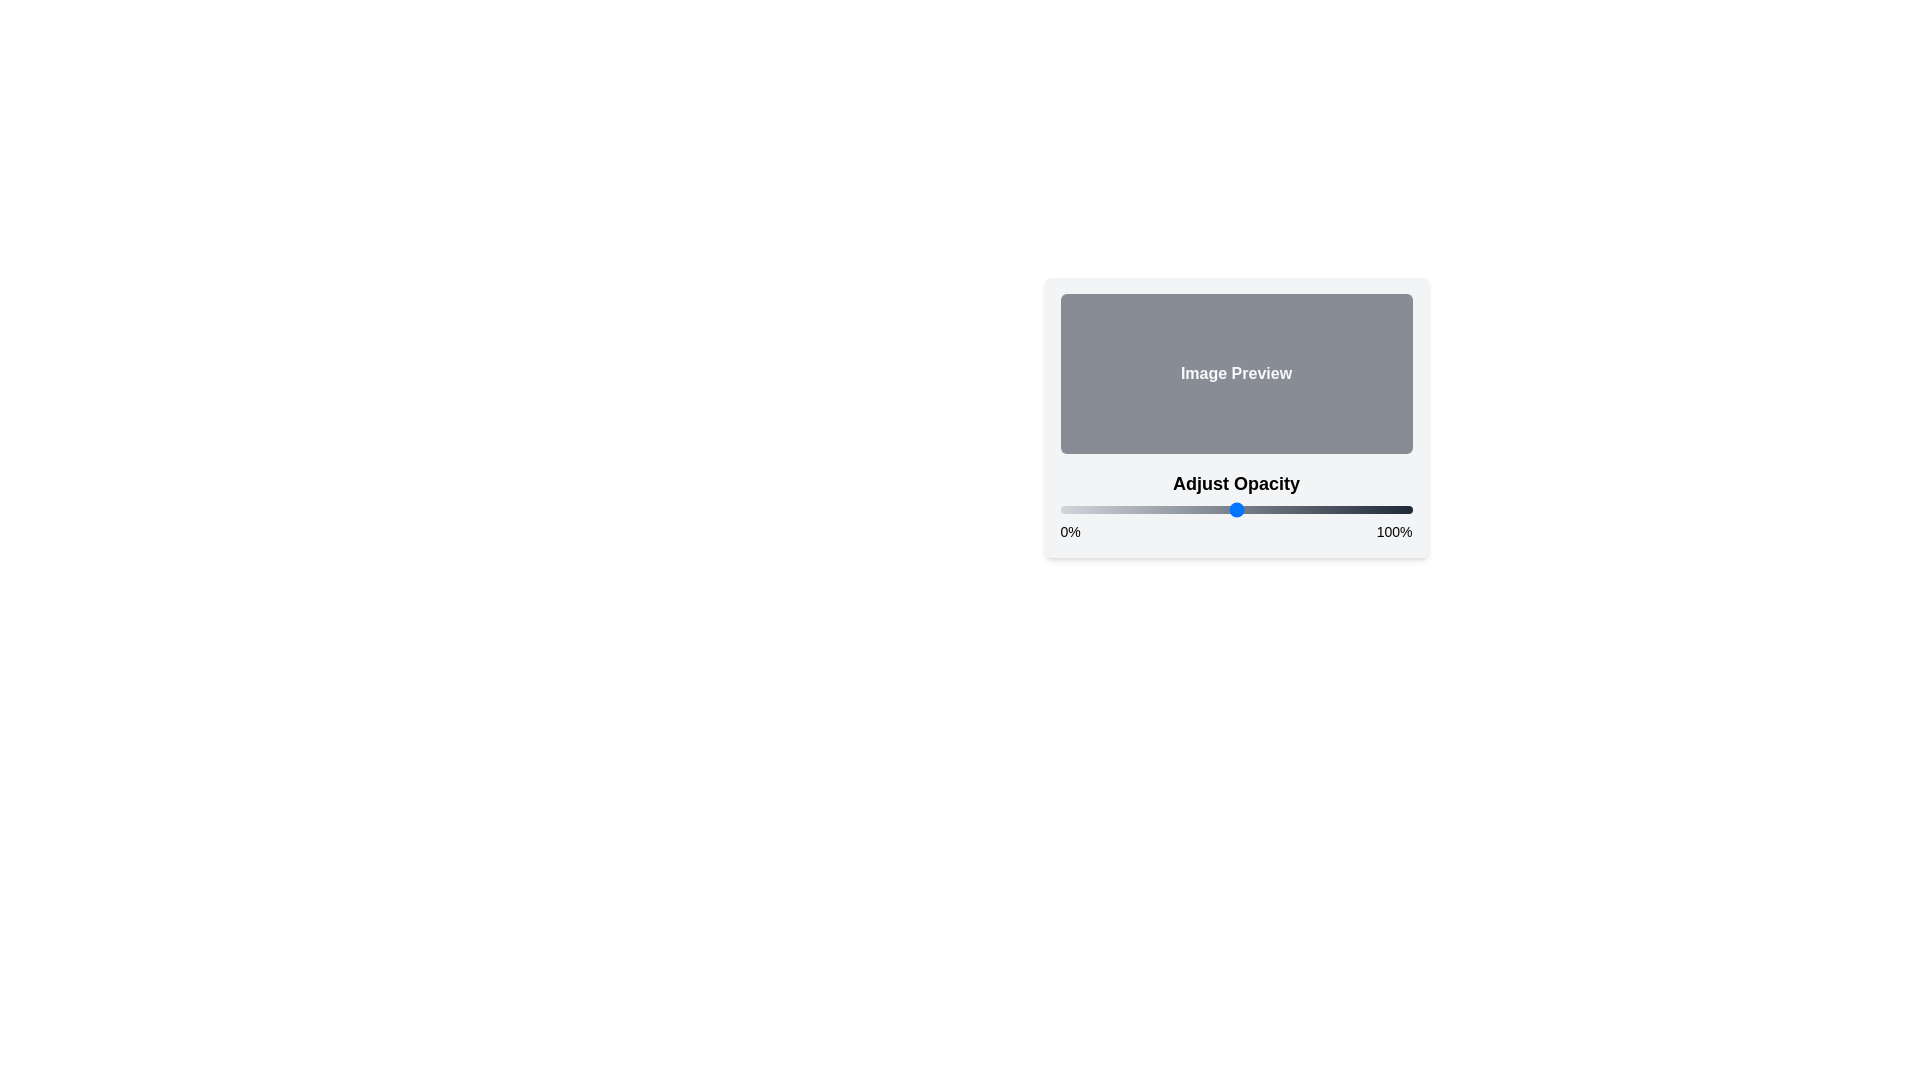  I want to click on the opacity, so click(1299, 508).